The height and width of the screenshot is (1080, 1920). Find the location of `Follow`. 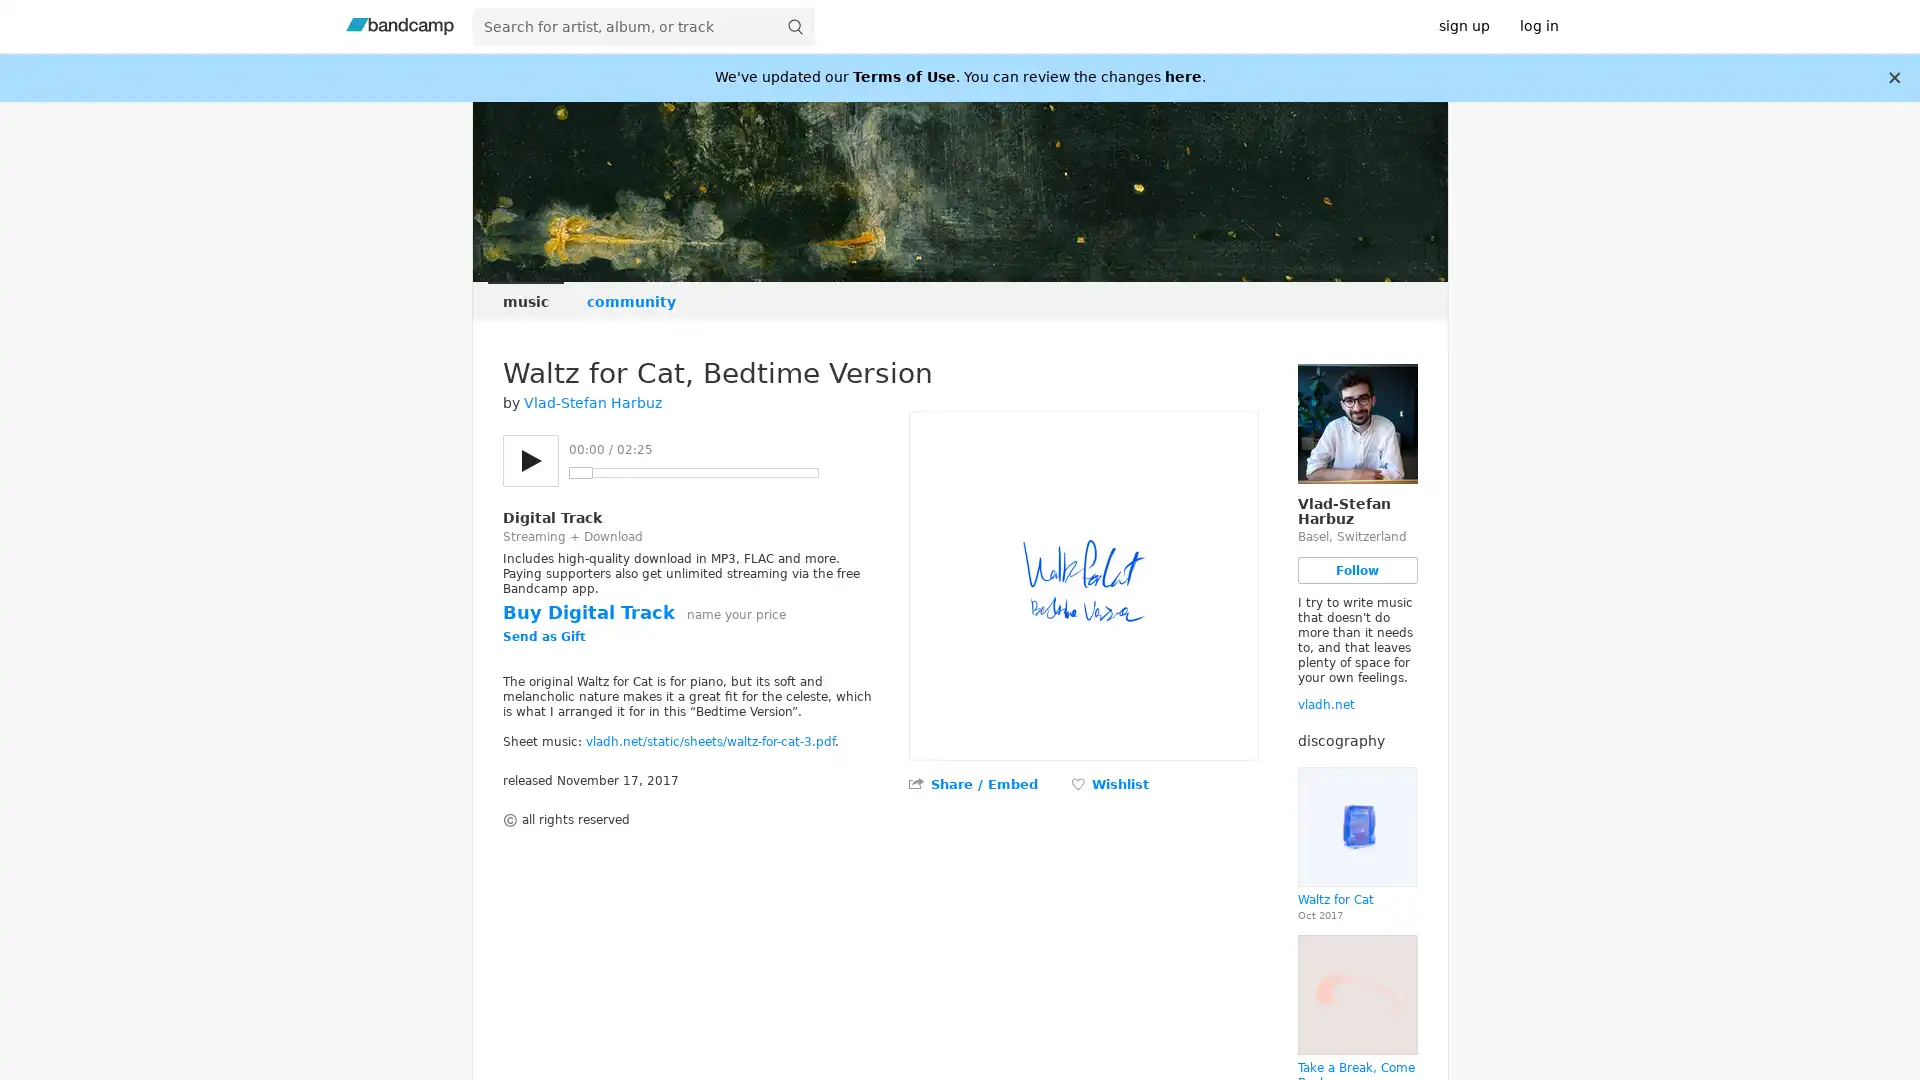

Follow is located at coordinates (1357, 570).